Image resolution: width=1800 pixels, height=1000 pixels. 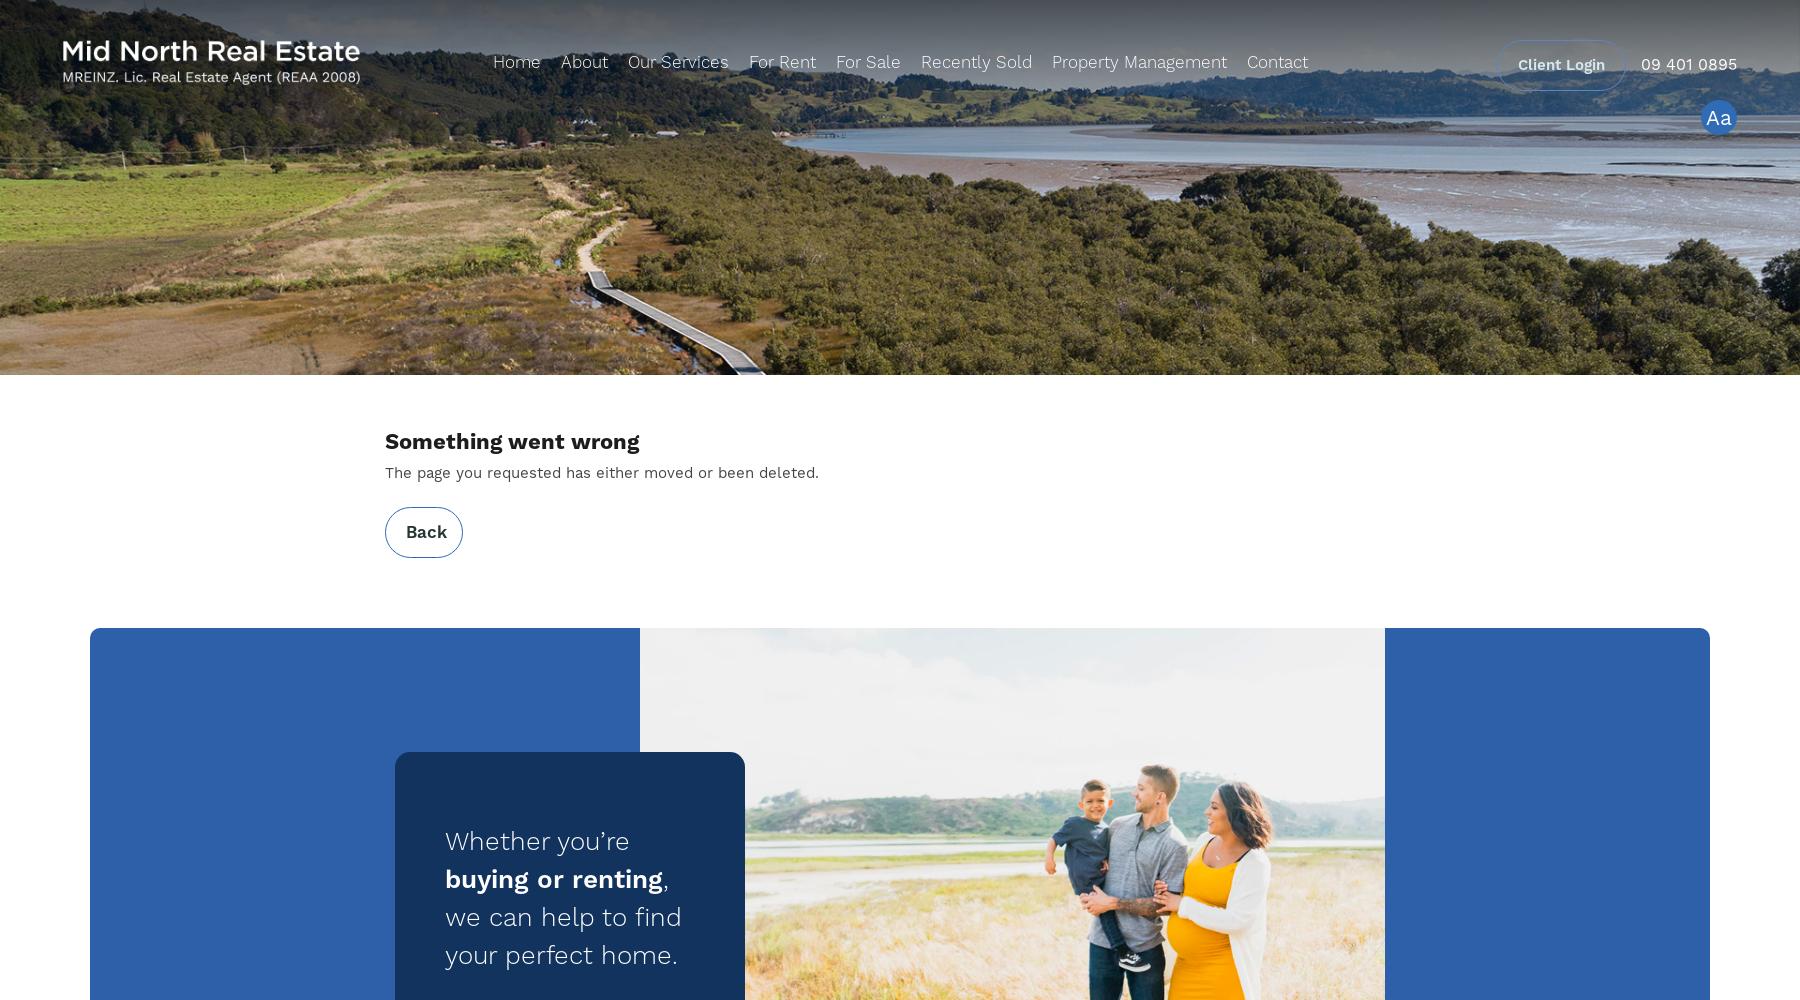 What do you see at coordinates (676, 62) in the screenshot?
I see `'Our Services'` at bounding box center [676, 62].